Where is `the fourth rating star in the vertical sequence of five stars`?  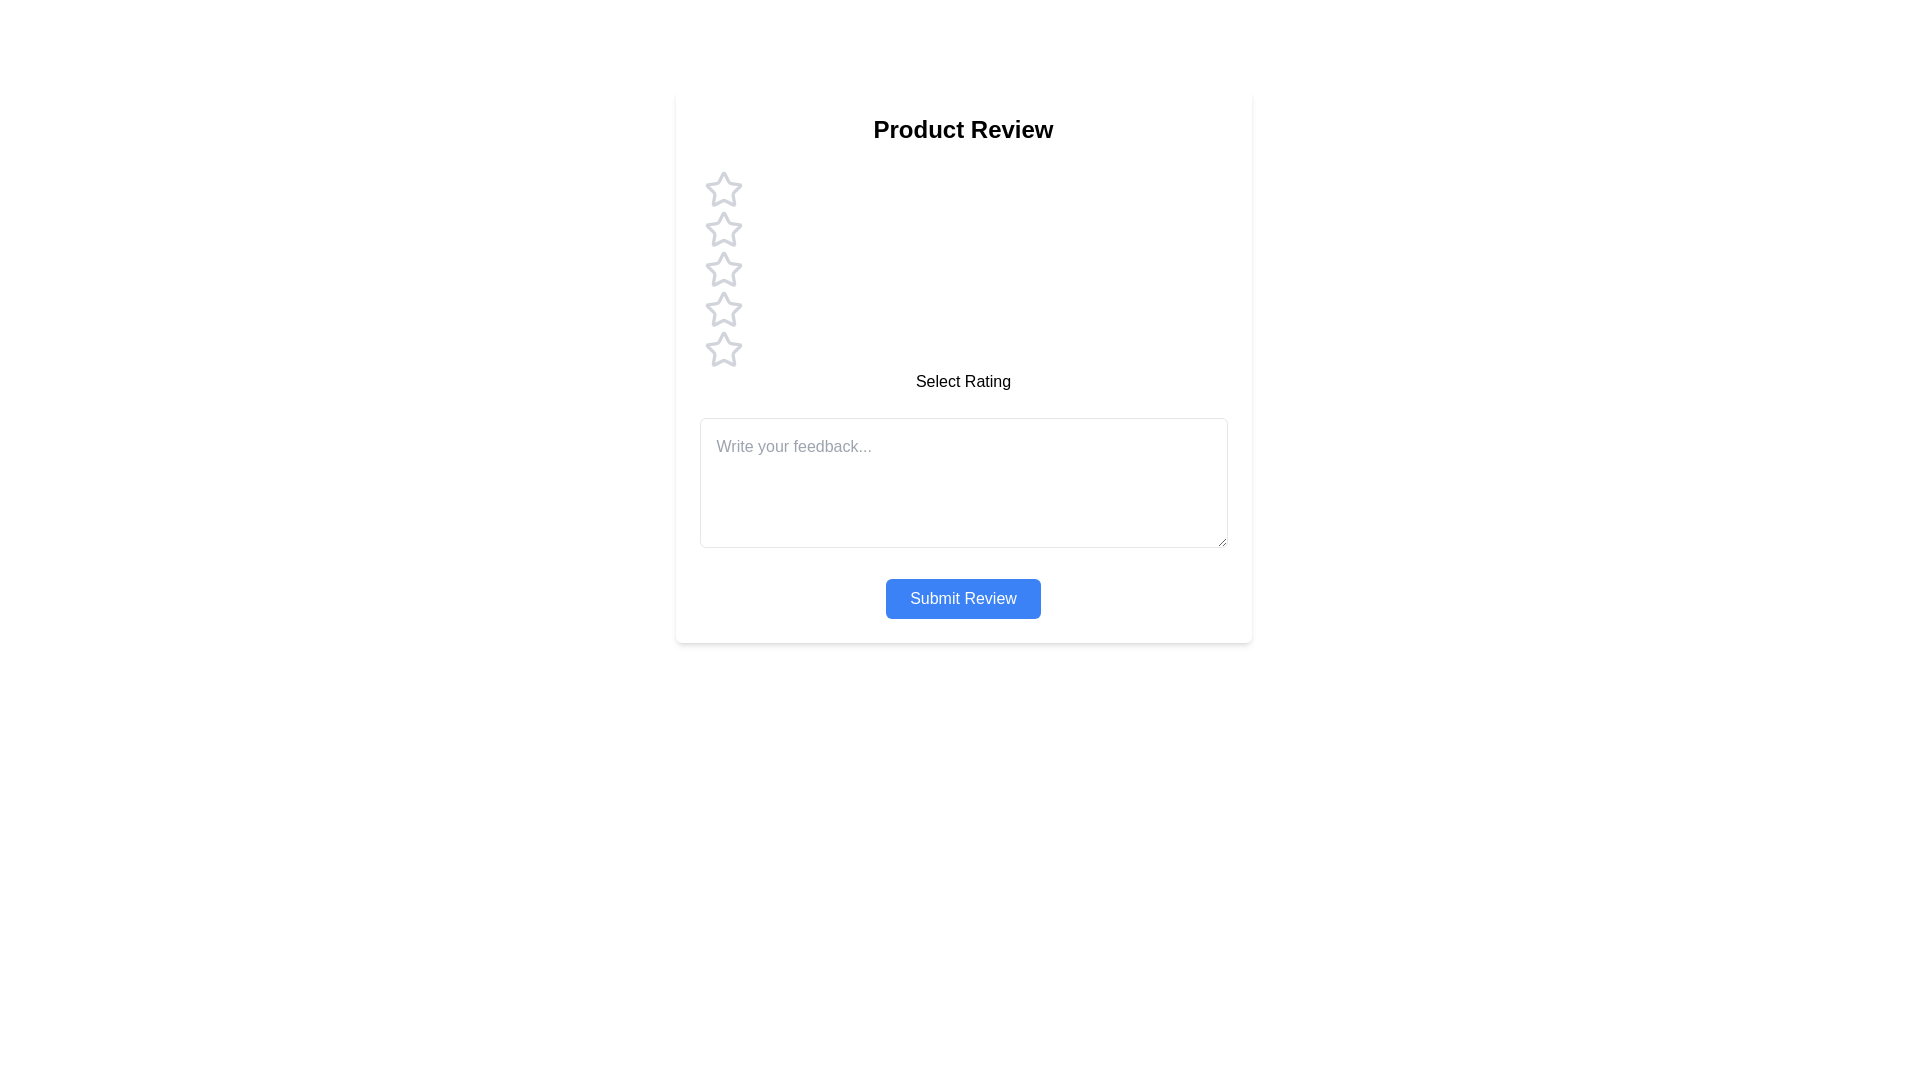 the fourth rating star in the vertical sequence of five stars is located at coordinates (722, 309).